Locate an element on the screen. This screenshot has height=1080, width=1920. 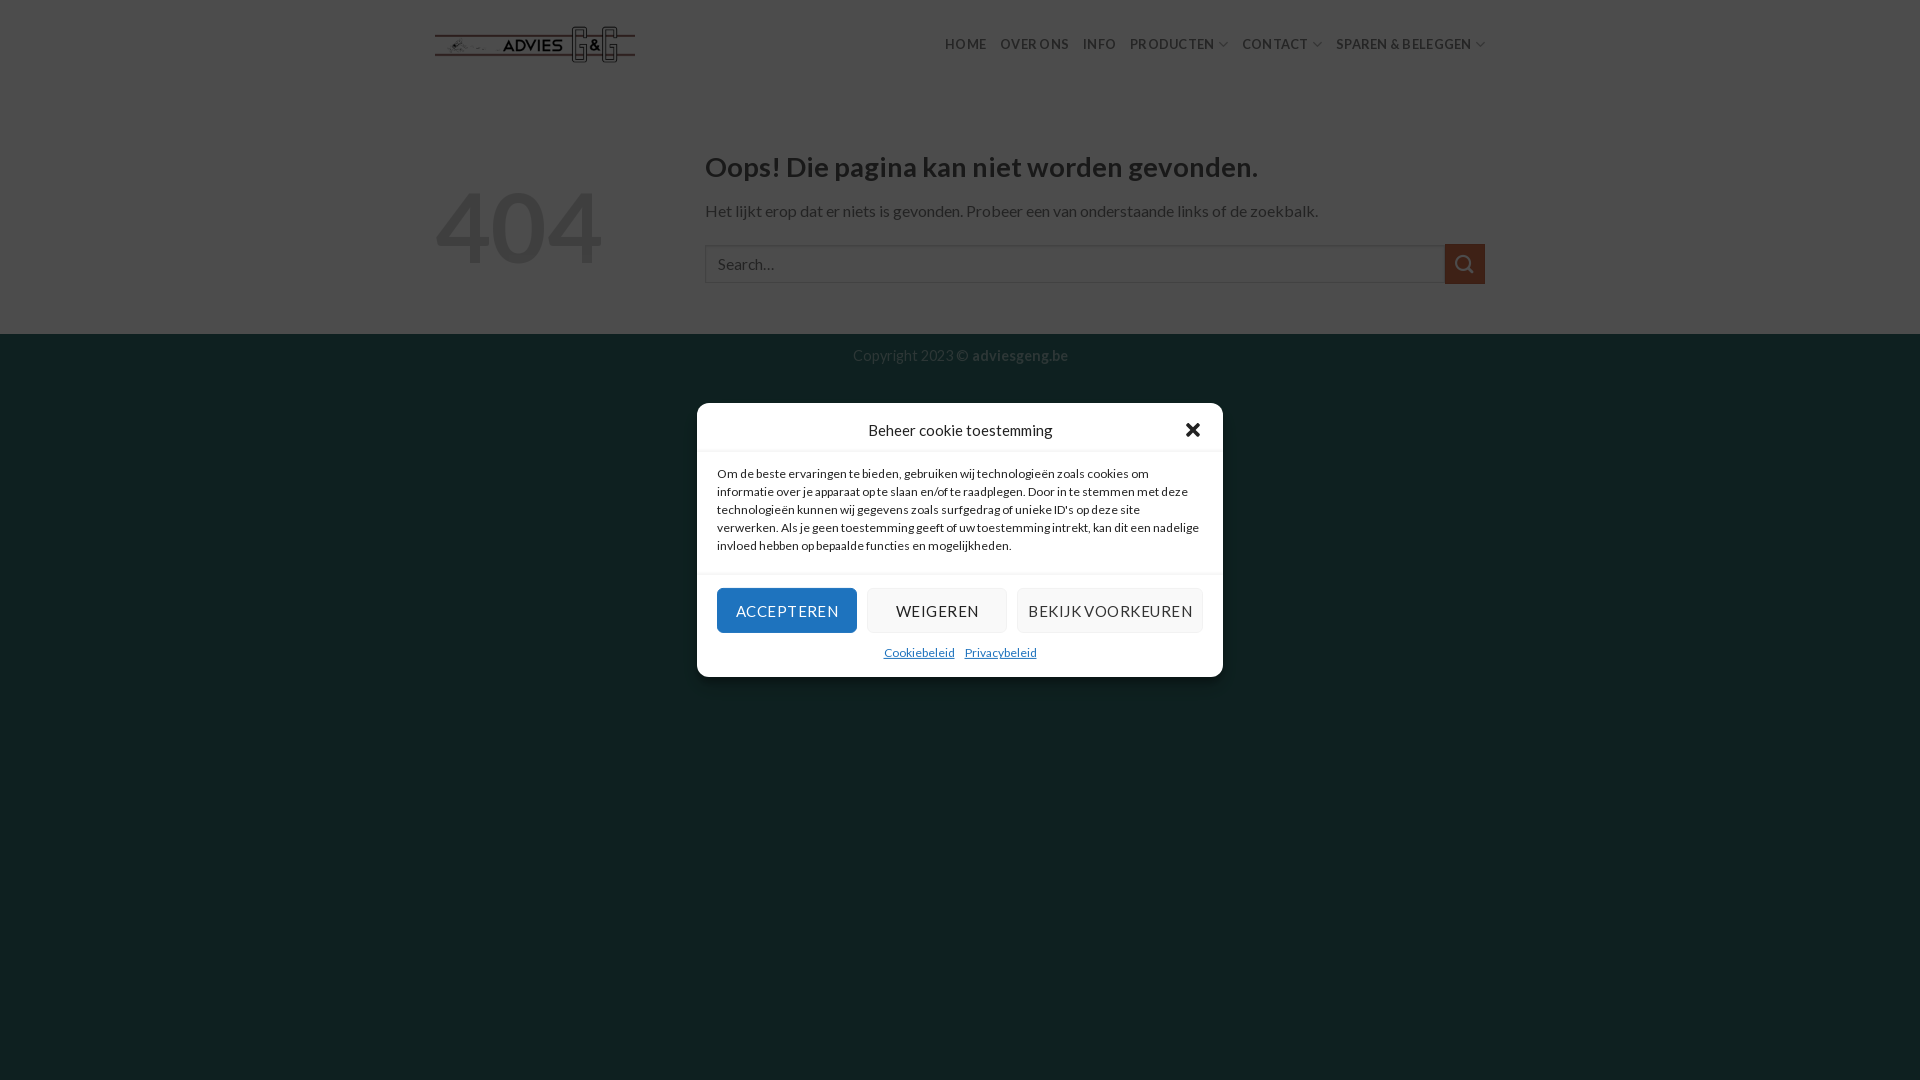
'HOME' is located at coordinates (965, 44).